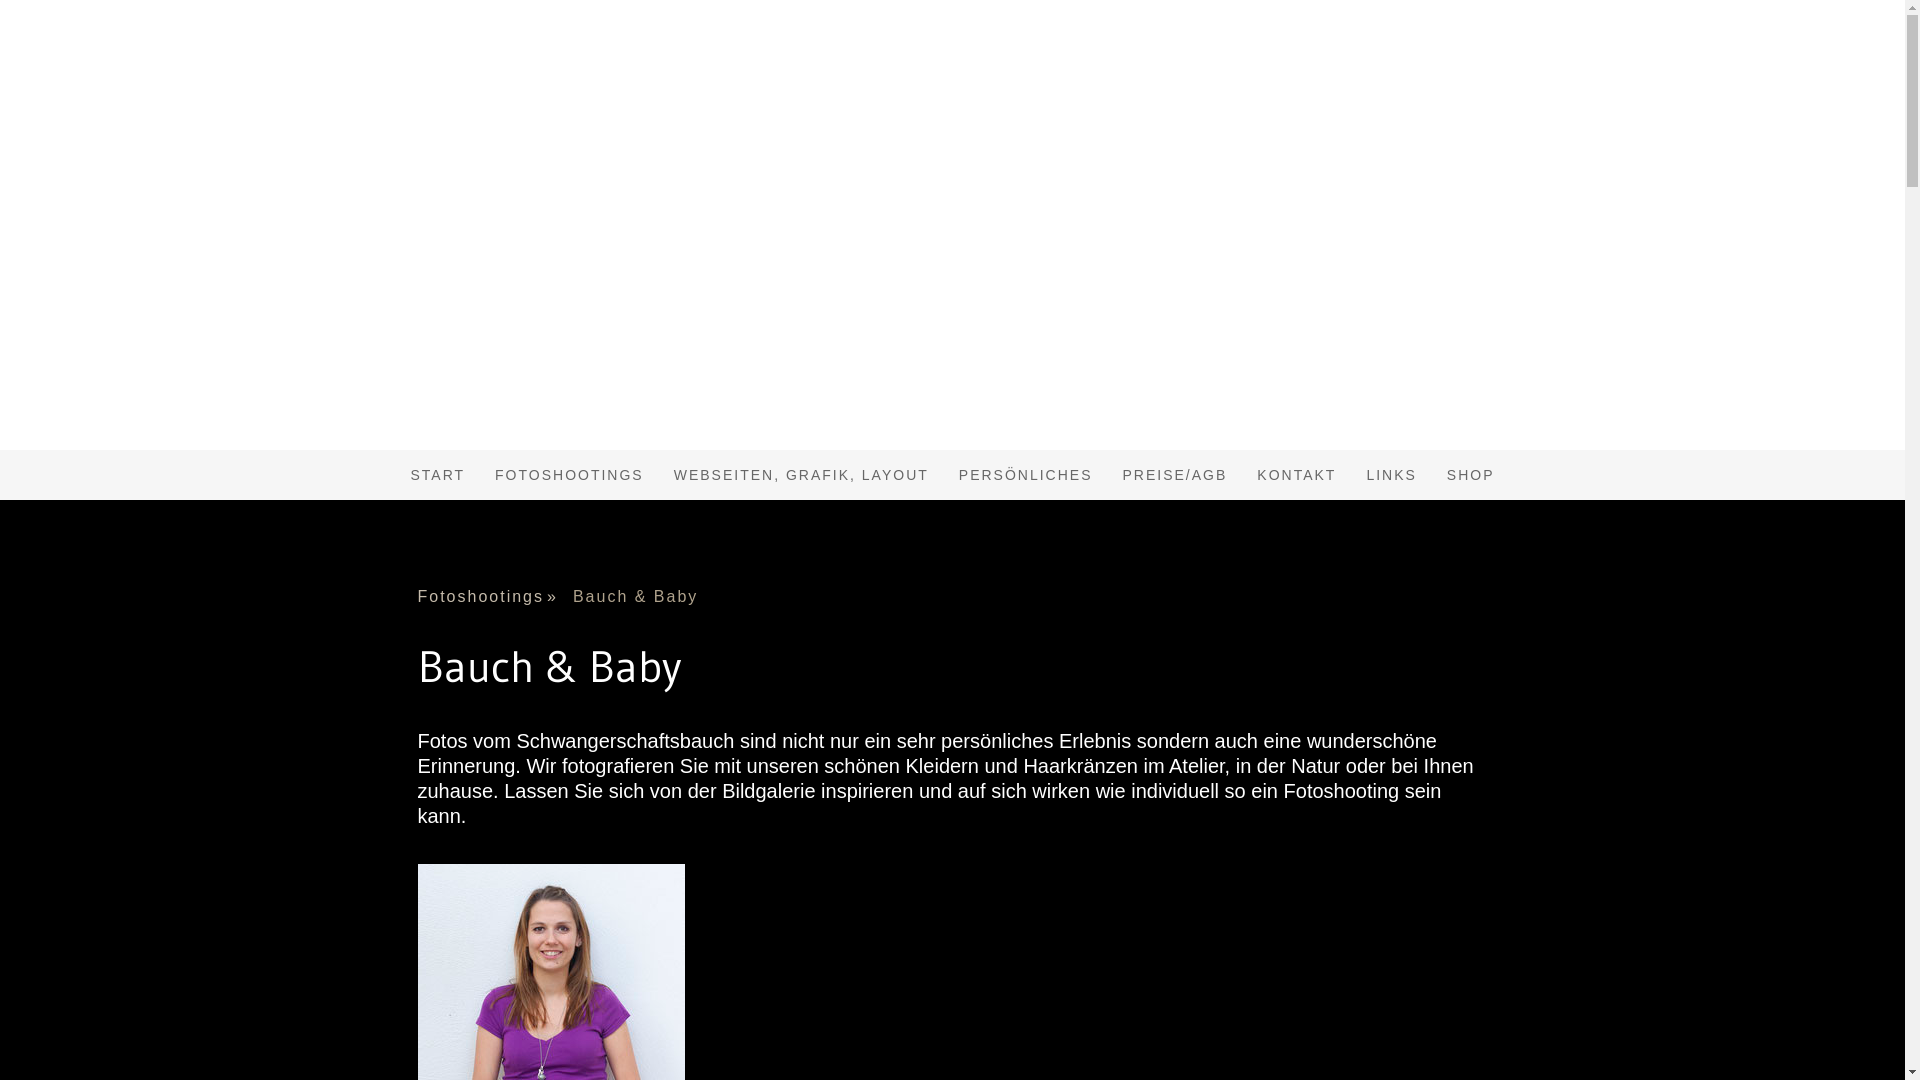 This screenshot has height=1080, width=1920. What do you see at coordinates (1430, 474) in the screenshot?
I see `'SHOP'` at bounding box center [1430, 474].